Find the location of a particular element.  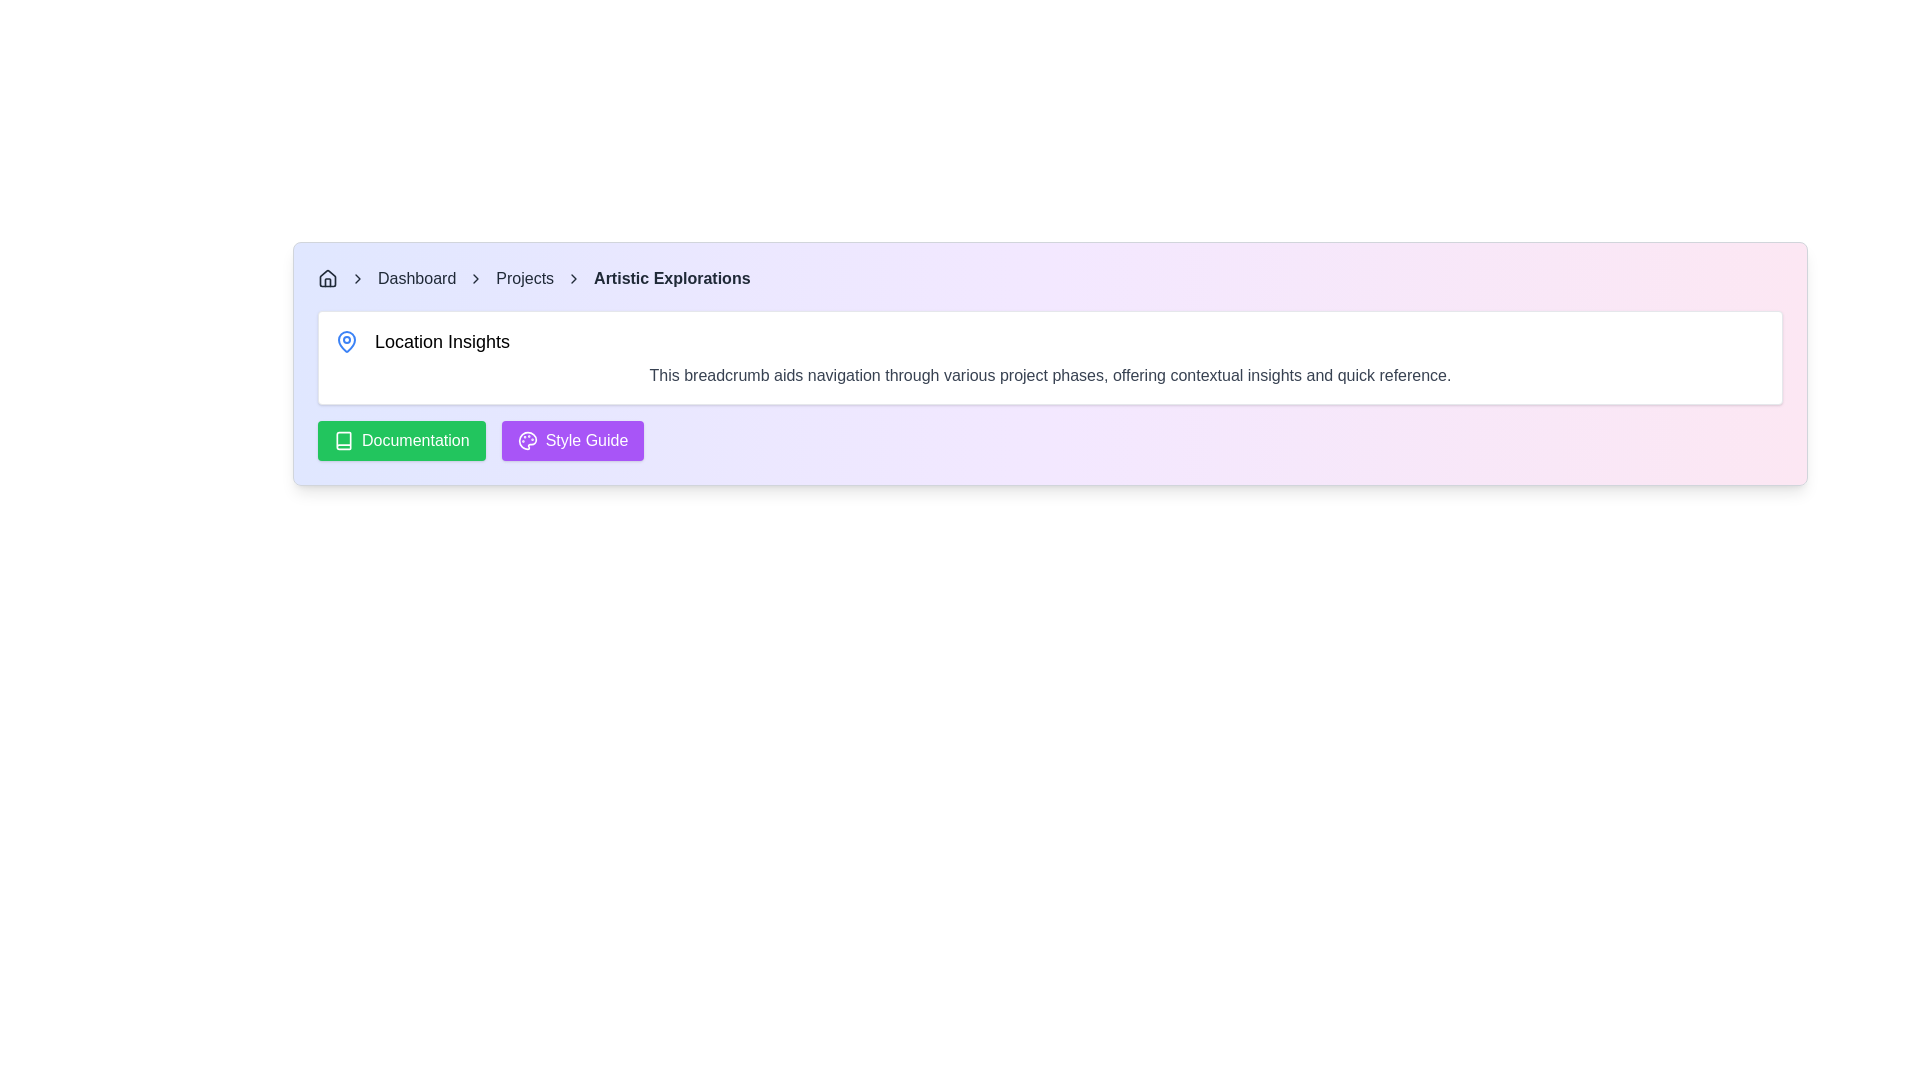

the purple paint palette SVG icon located to the left of the 'Style Guide' button in the navigation bar at the bottom of the section is located at coordinates (527, 439).